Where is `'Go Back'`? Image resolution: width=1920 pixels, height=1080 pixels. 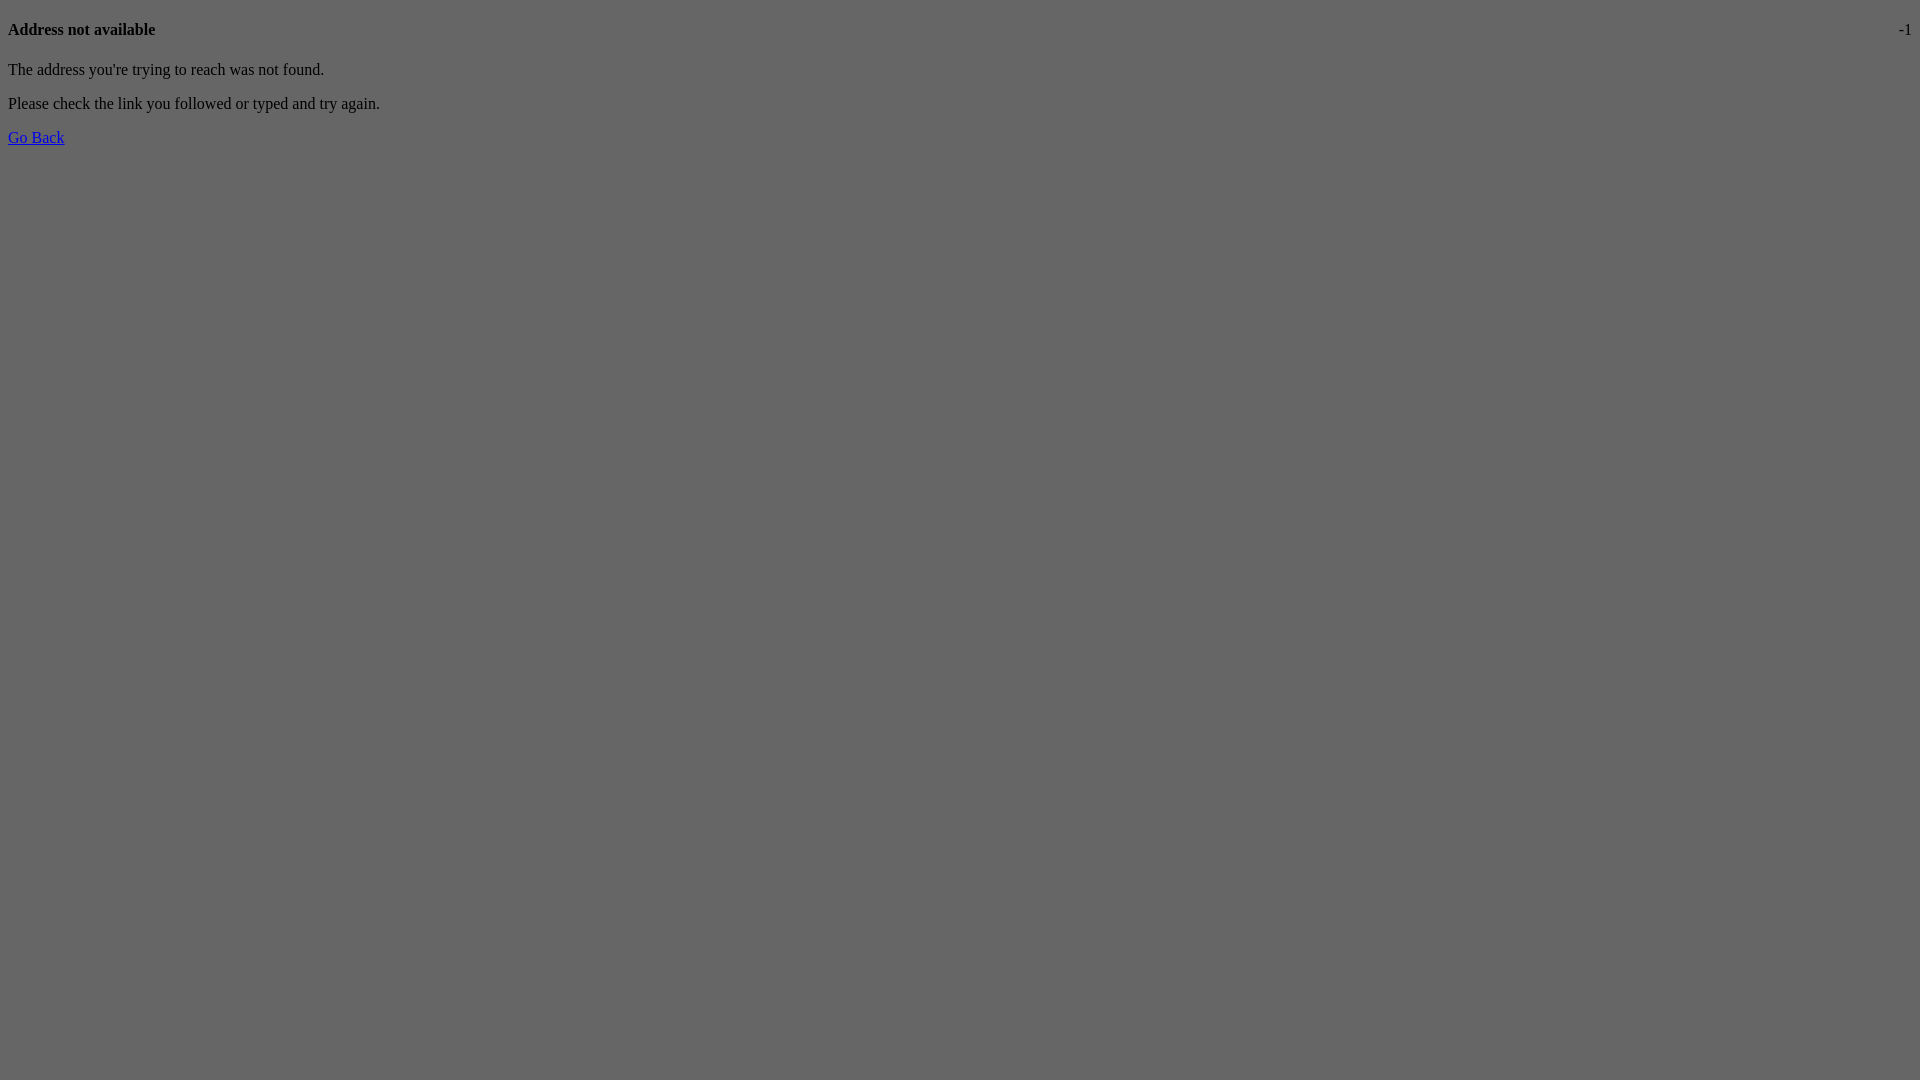
'Go Back' is located at coordinates (8, 136).